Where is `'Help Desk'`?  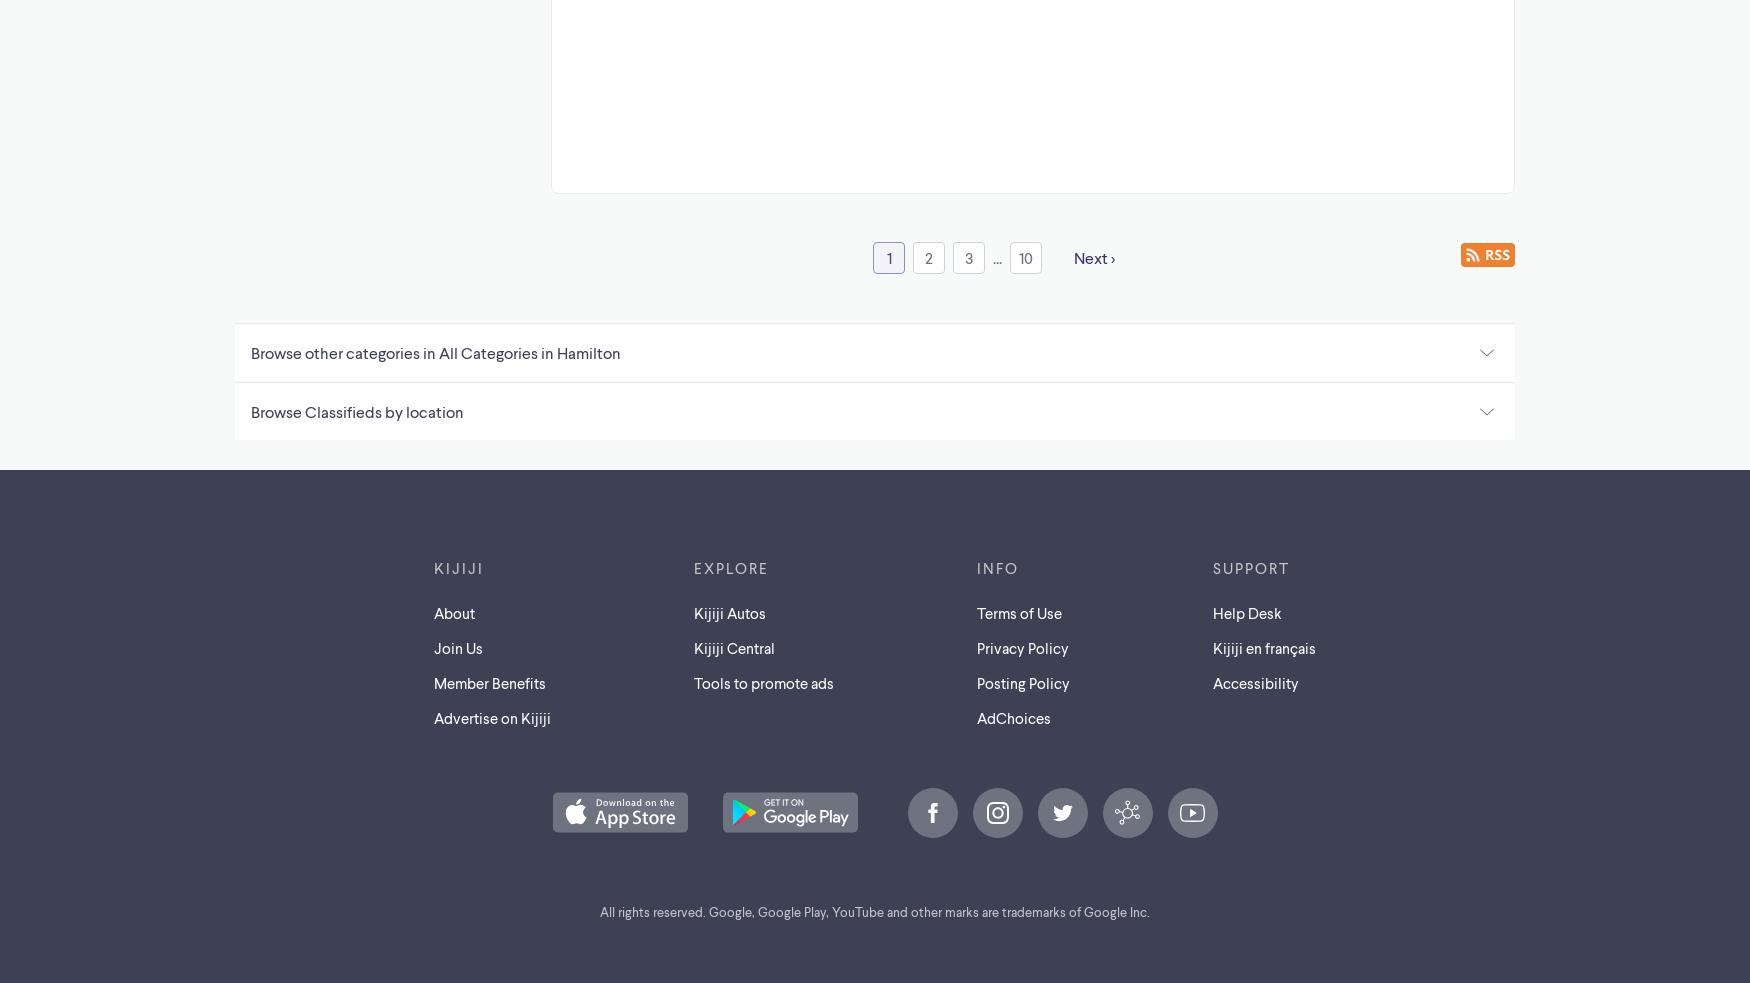
'Help Desk' is located at coordinates (1246, 612).